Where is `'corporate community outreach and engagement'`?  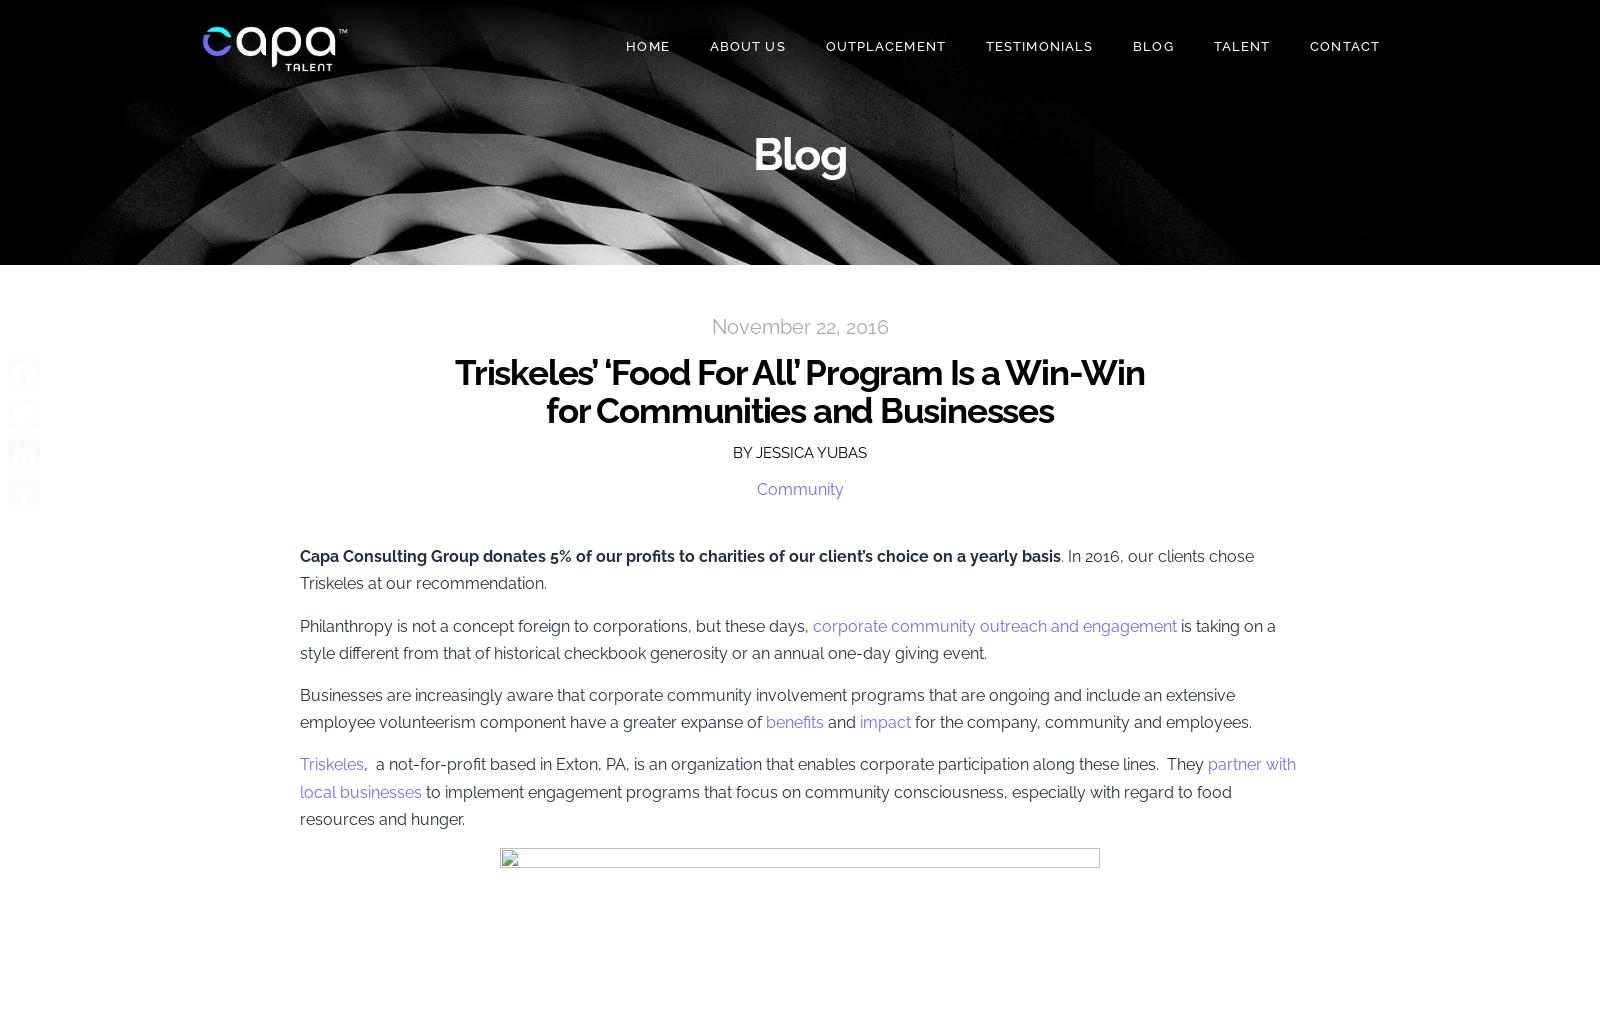
'corporate community outreach and engagement' is located at coordinates (994, 624).